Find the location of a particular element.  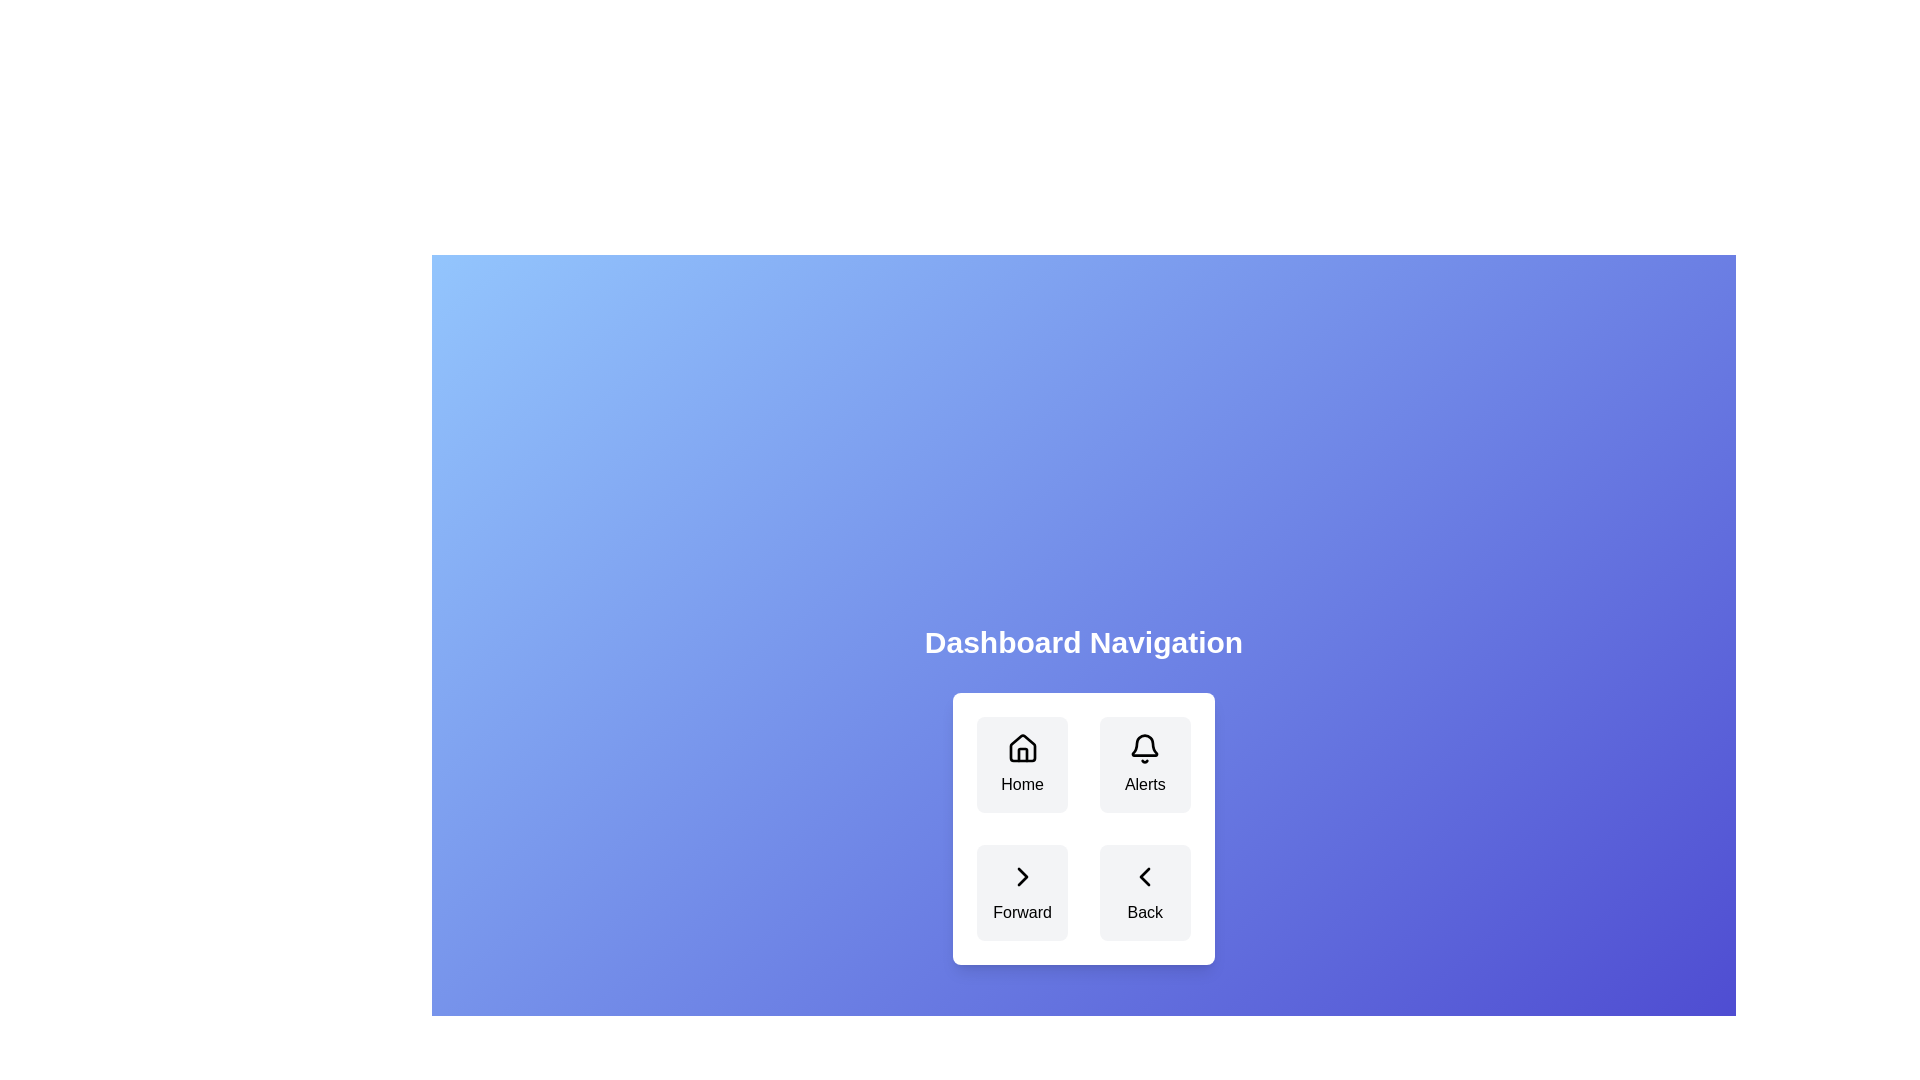

the 'Back' button located at the bottom-right corner of the grid, which features a left arrow icon and has a gray background with rounded corners is located at coordinates (1145, 892).